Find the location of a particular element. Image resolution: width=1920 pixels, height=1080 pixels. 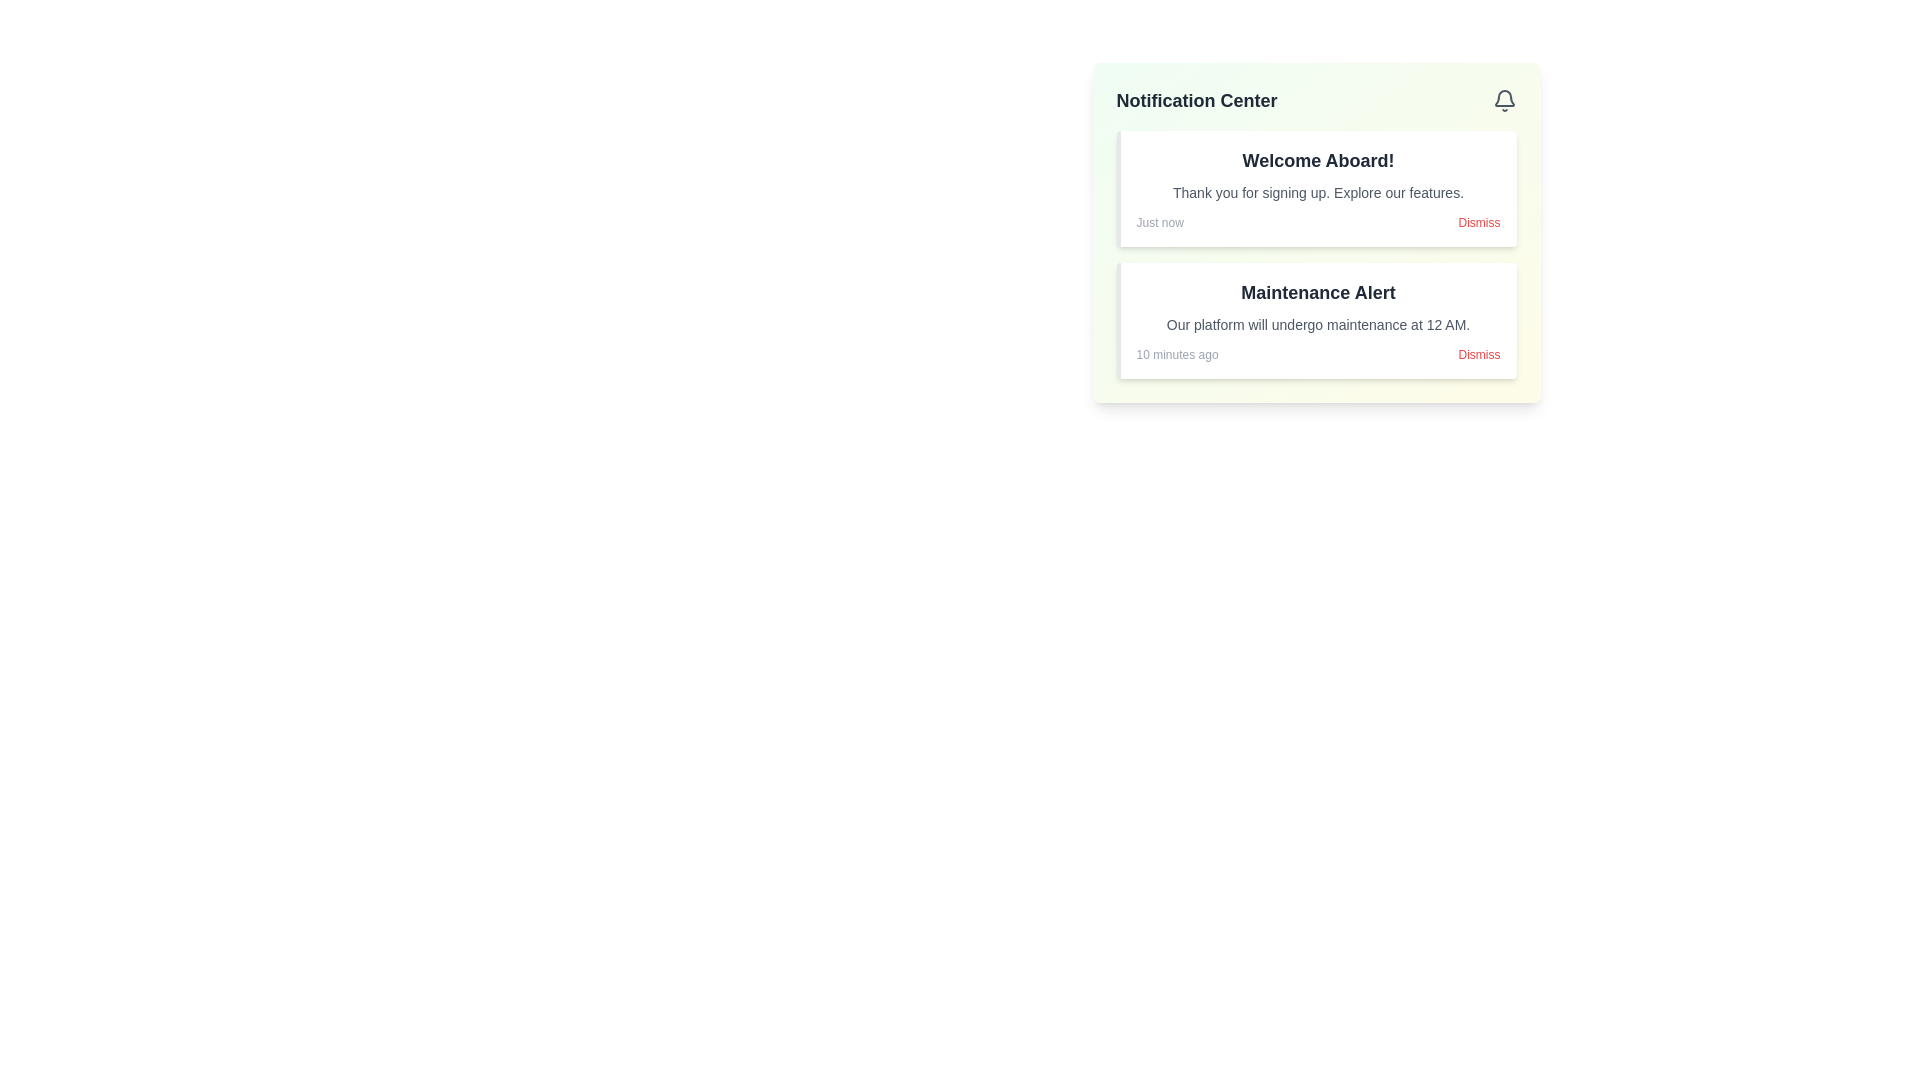

the second notification card in the Notification Center is located at coordinates (1316, 319).